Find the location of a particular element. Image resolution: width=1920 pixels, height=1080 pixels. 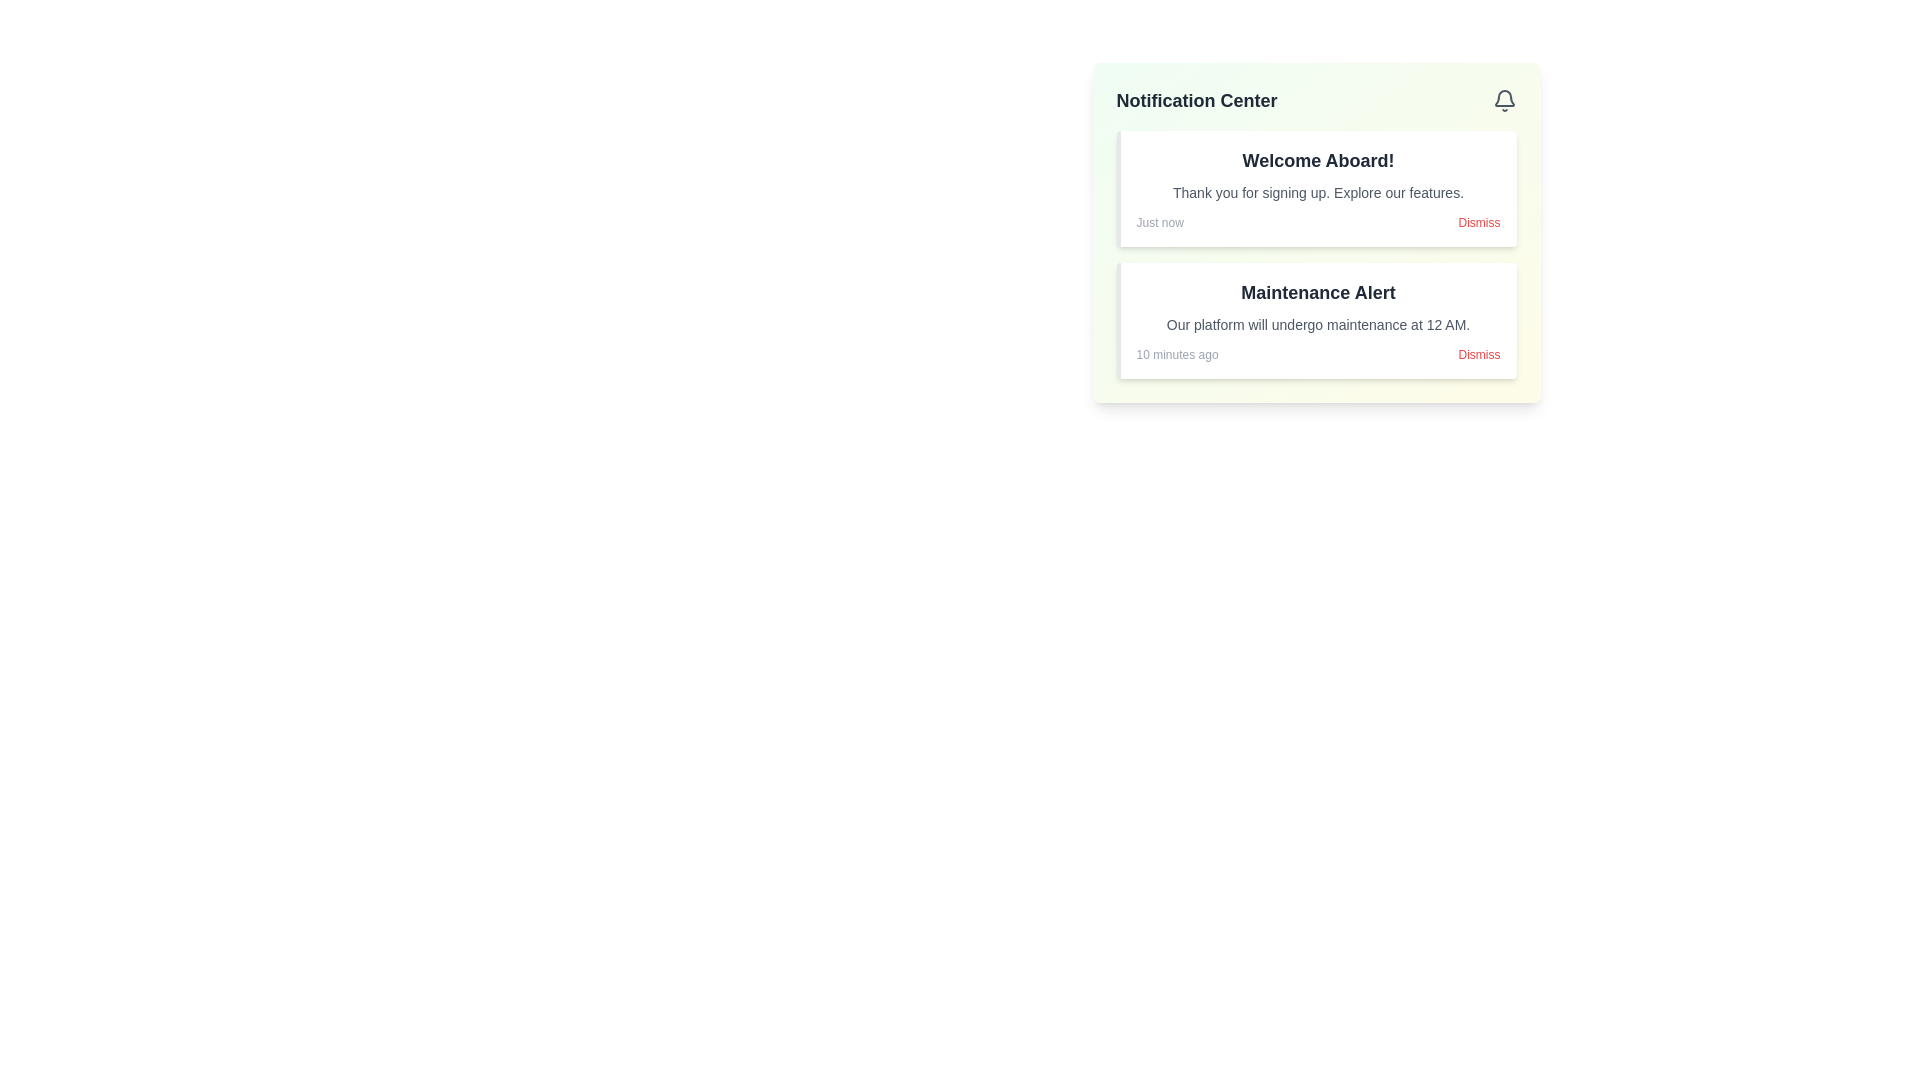

the second notification card in the Notification Center is located at coordinates (1316, 319).